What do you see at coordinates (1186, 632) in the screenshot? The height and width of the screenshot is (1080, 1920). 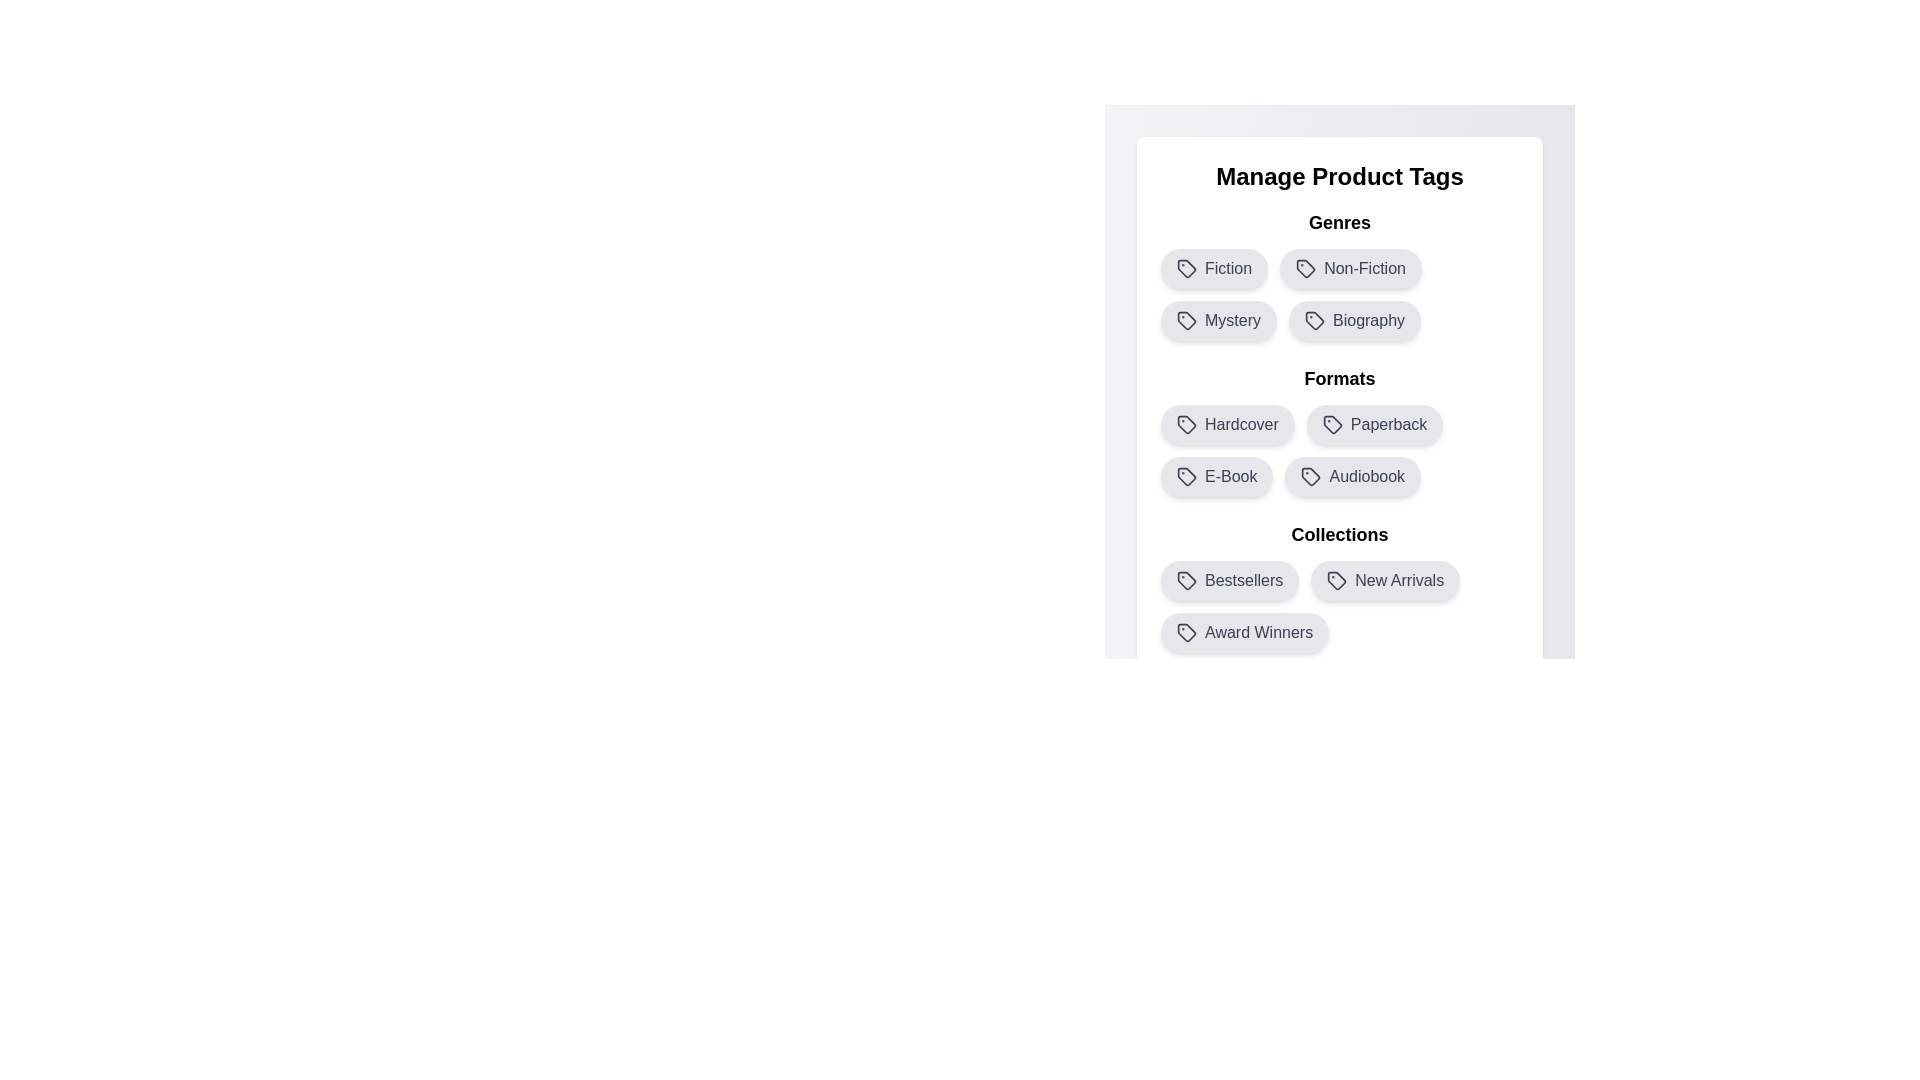 I see `the tagging icon located in the collections category, positioned below 'Bestsellers' and 'New Arrivals', and to the left of 'Award Winners'` at bounding box center [1186, 632].